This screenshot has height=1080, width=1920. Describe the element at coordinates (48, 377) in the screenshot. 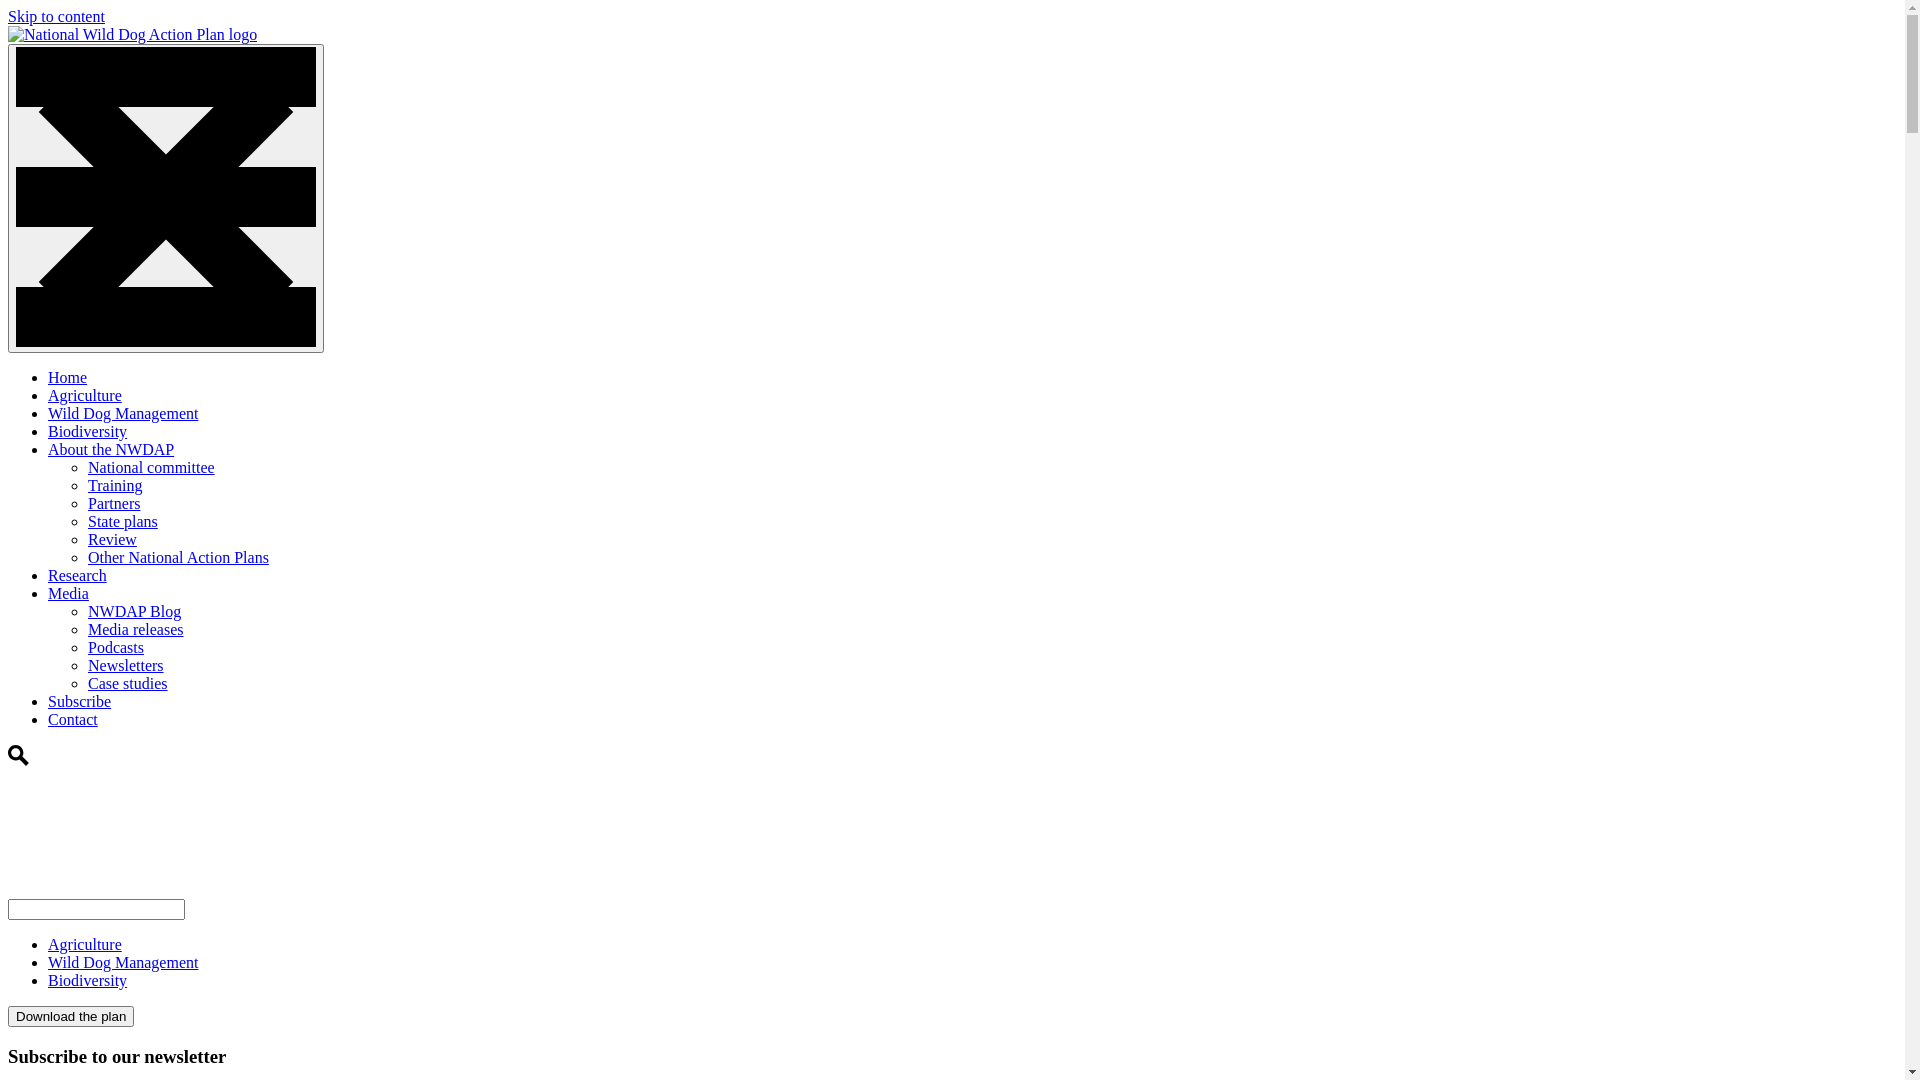

I see `'Home'` at that location.